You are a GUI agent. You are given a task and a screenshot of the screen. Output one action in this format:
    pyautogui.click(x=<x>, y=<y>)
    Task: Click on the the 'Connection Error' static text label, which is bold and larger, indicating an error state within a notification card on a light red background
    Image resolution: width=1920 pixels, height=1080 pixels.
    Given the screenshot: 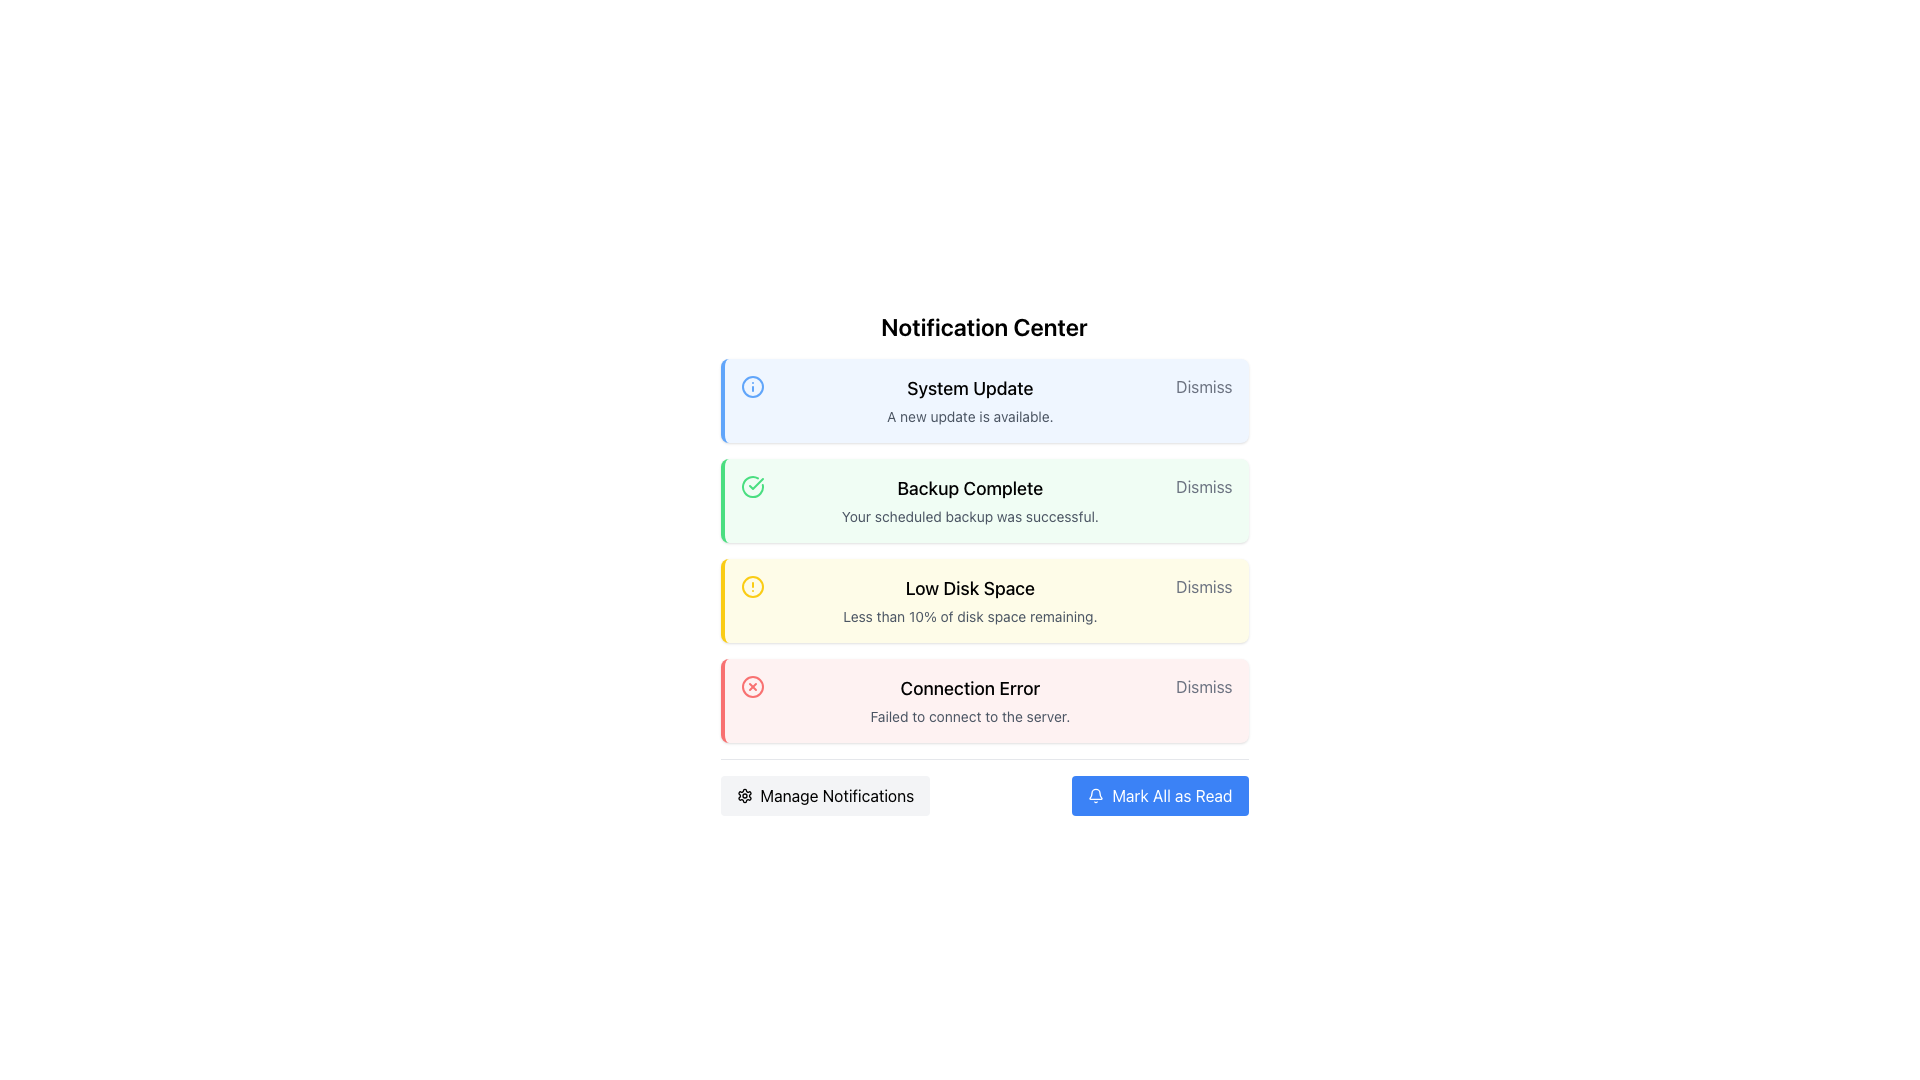 What is the action you would take?
    pyautogui.click(x=970, y=688)
    